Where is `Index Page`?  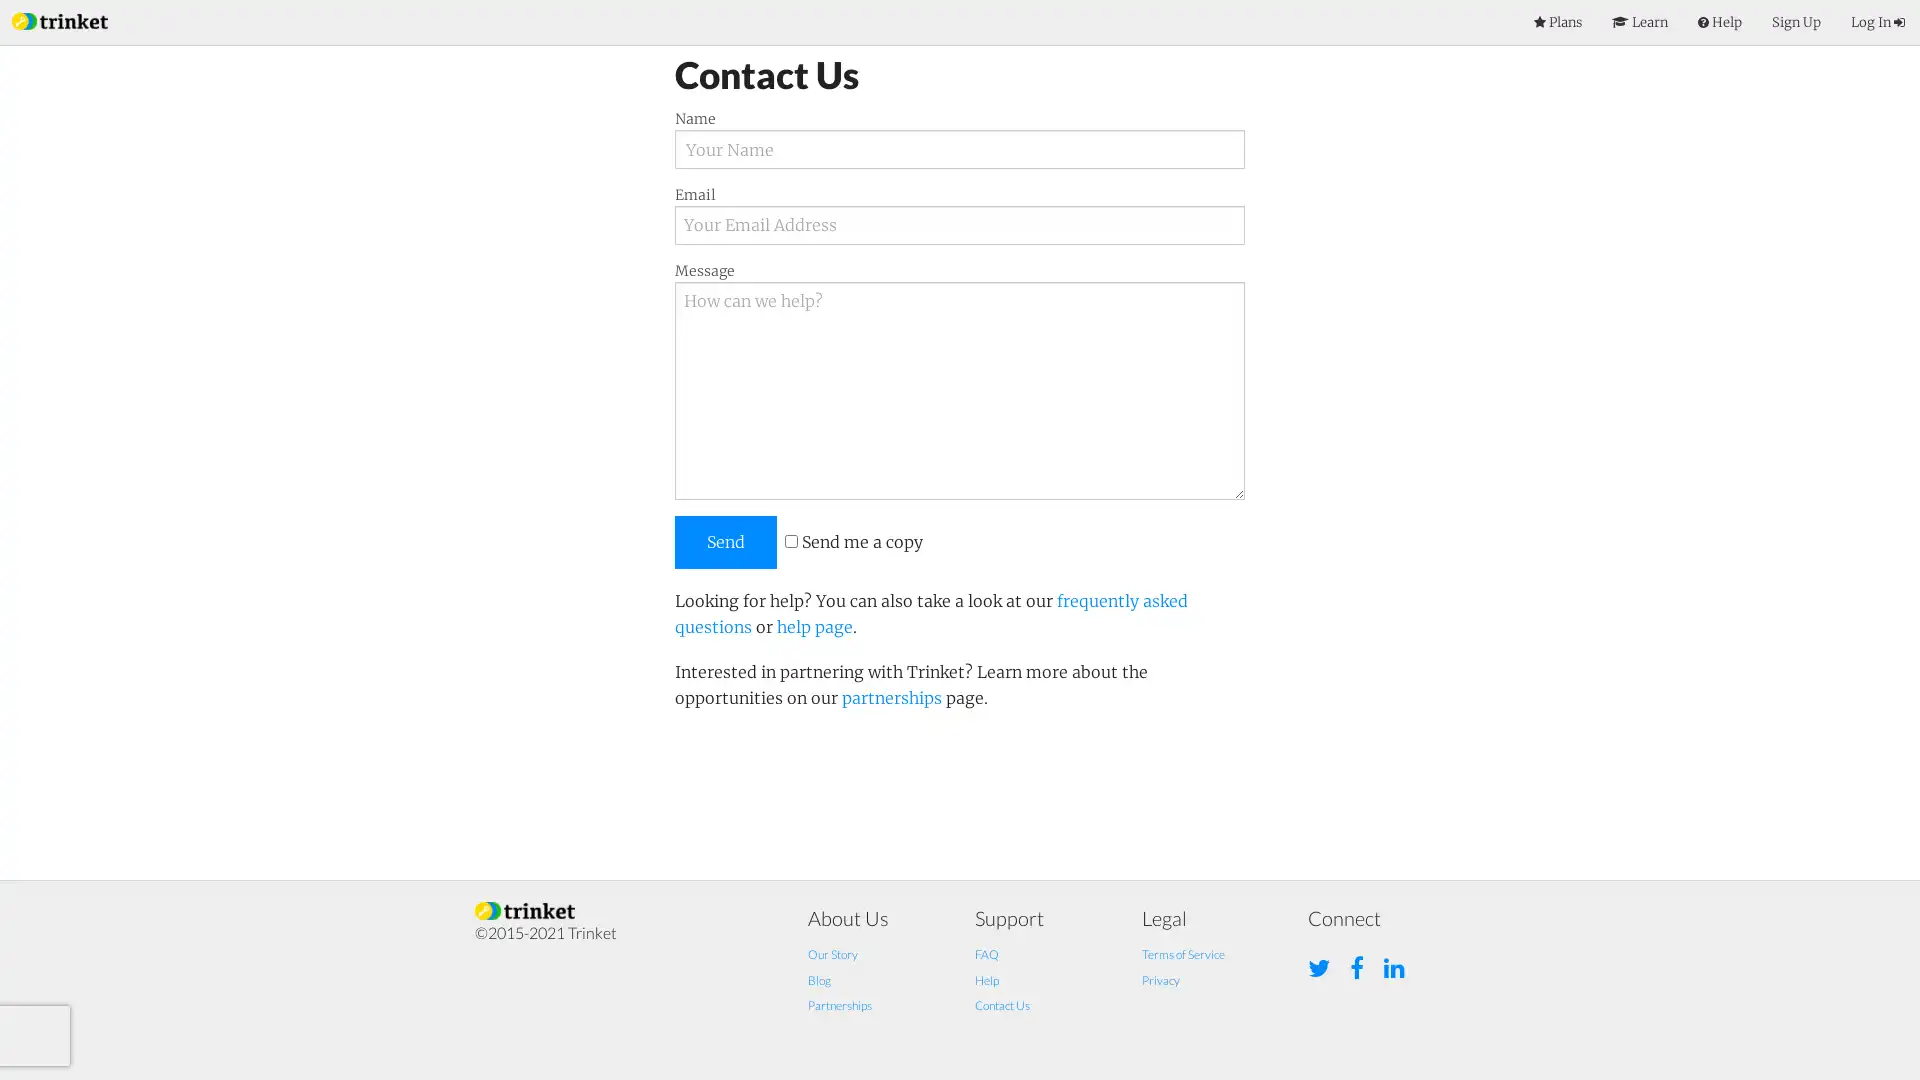
Index Page is located at coordinates (59, 19).